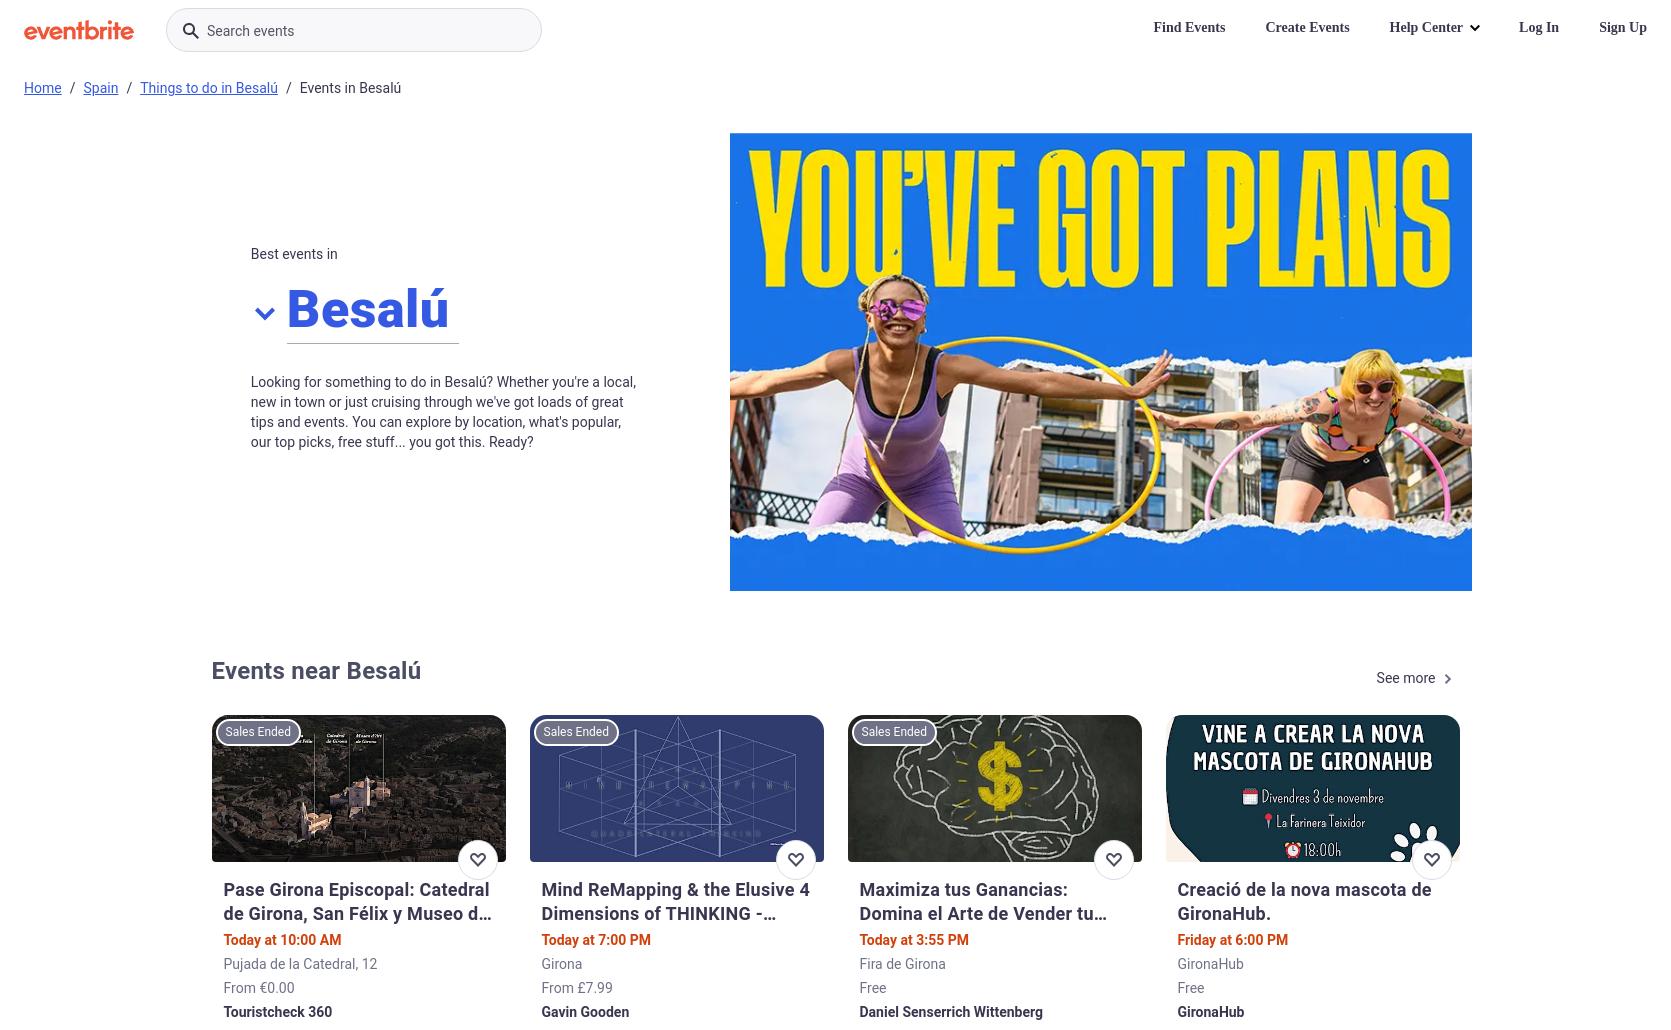 This screenshot has width=1671, height=1030. What do you see at coordinates (1376, 676) in the screenshot?
I see `'See more'` at bounding box center [1376, 676].